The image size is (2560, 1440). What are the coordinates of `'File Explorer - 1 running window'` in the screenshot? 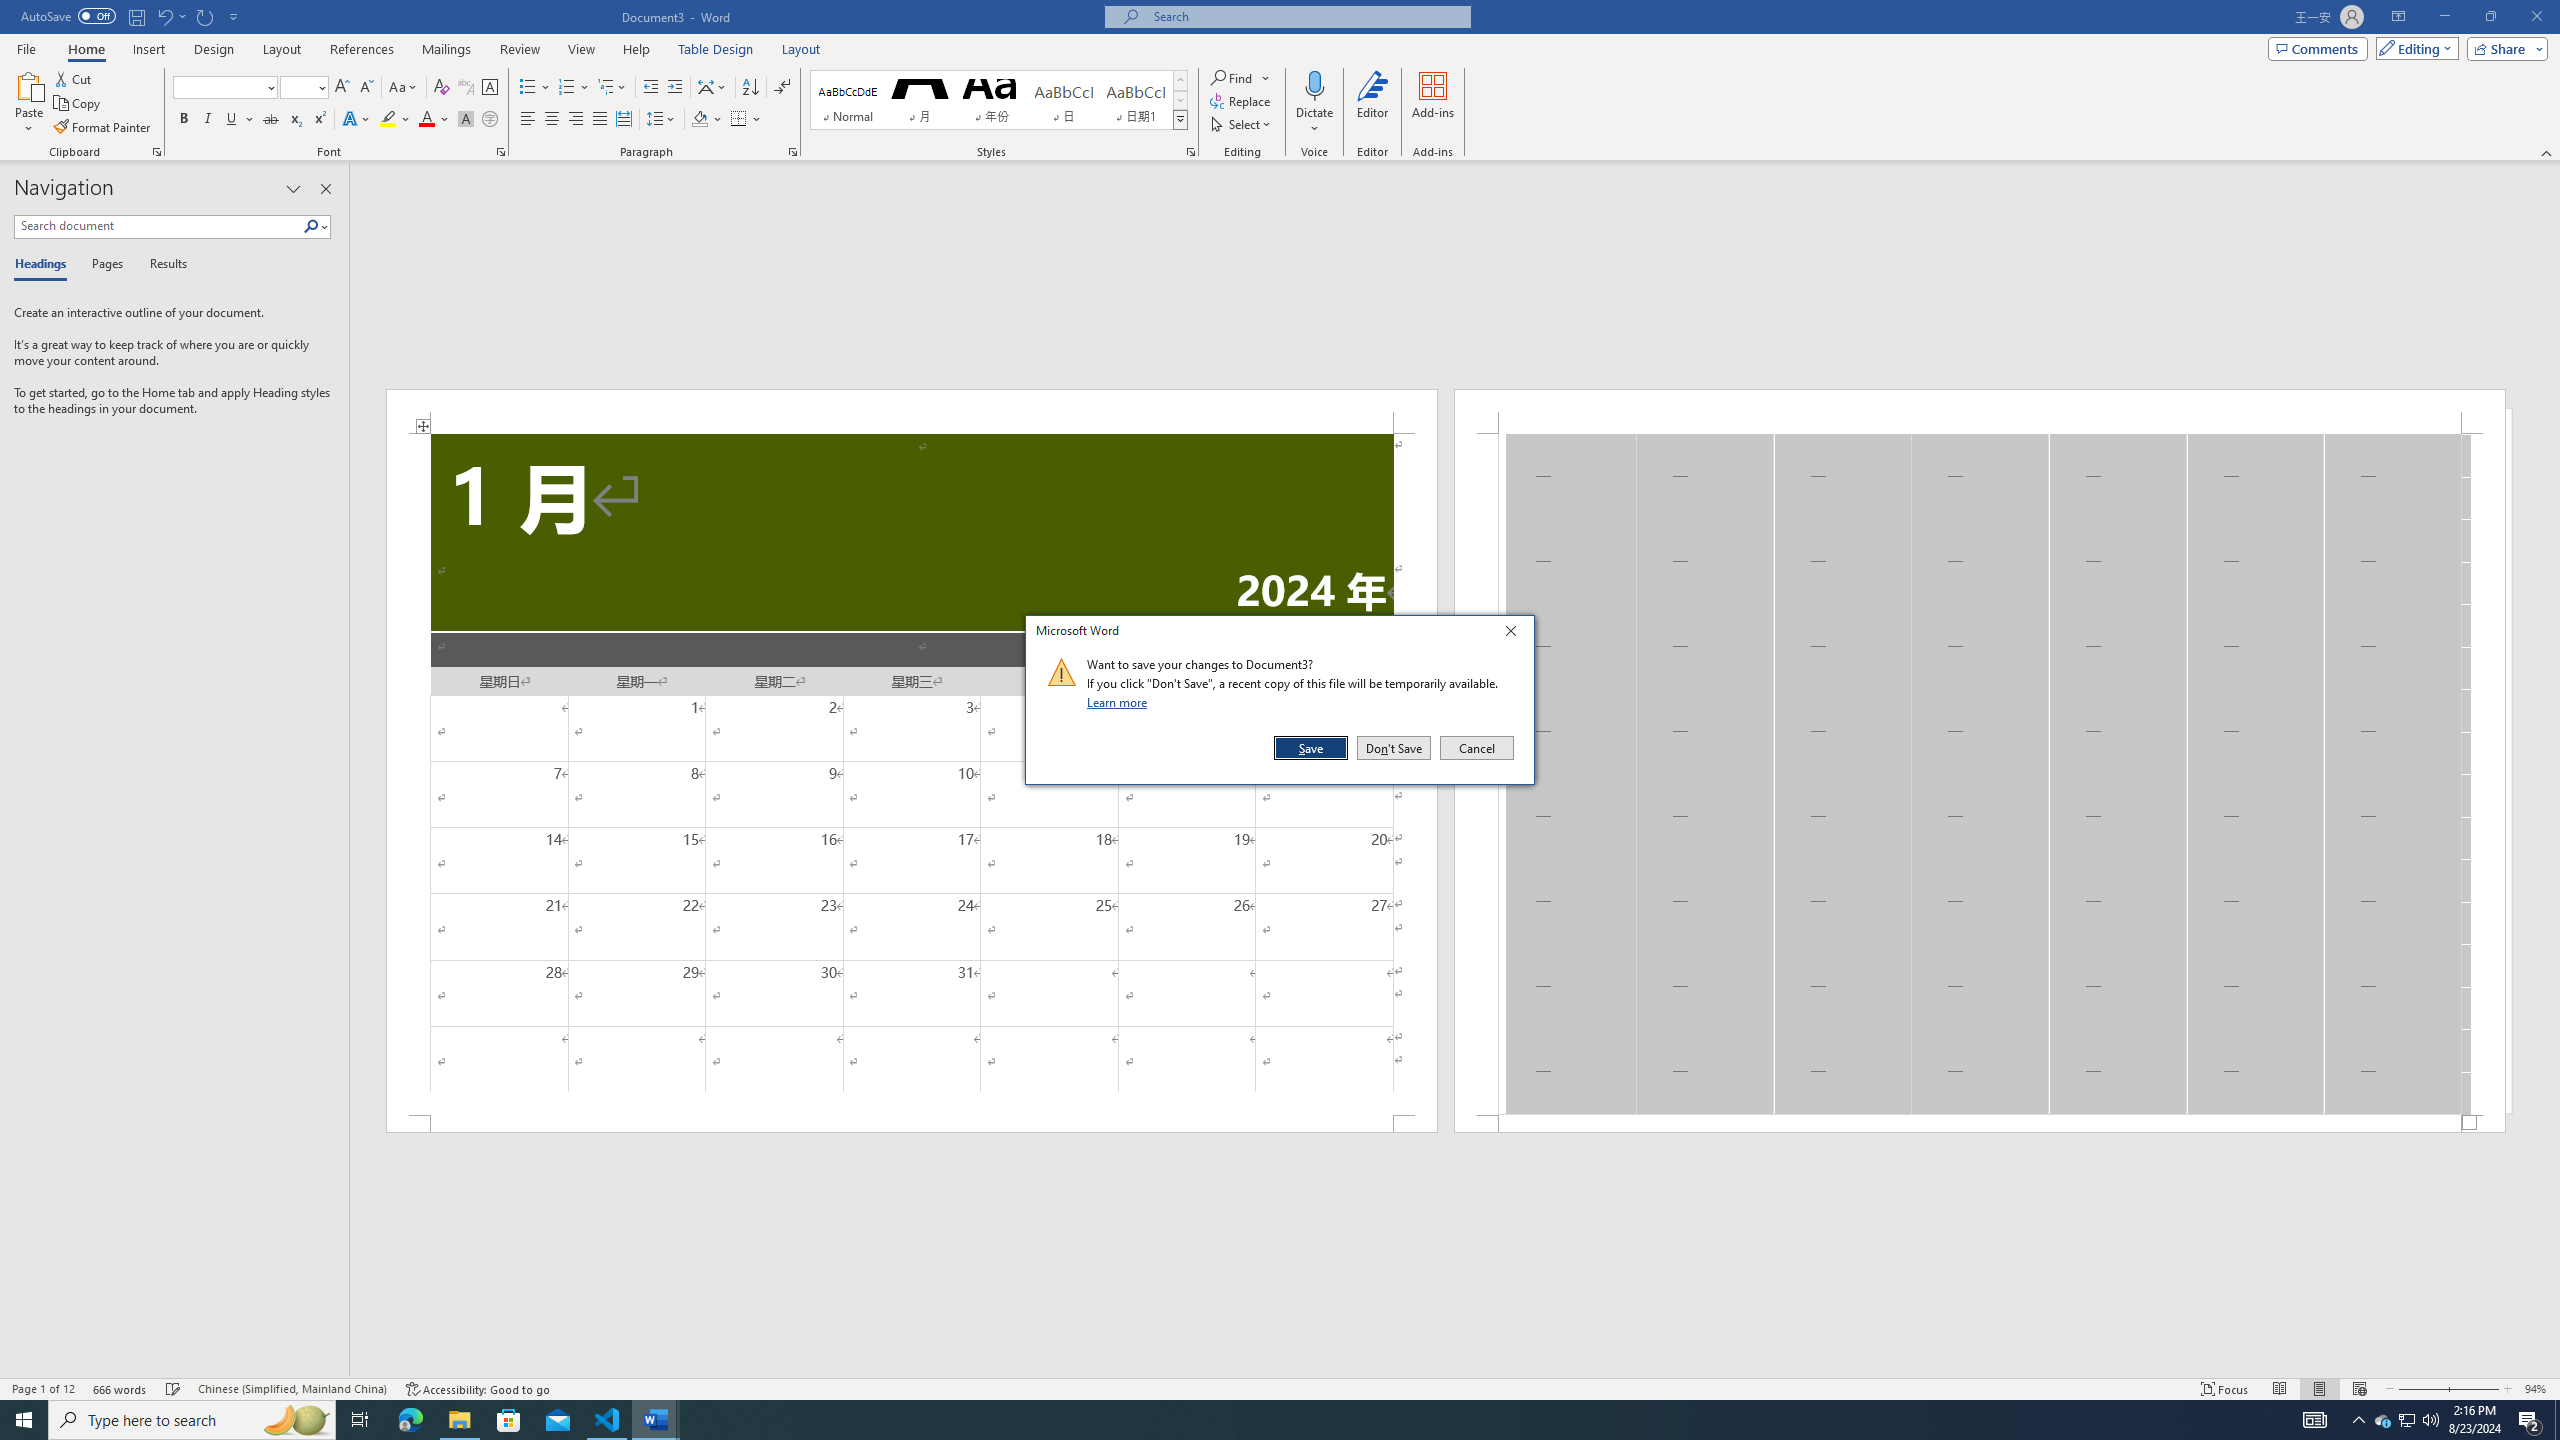 It's located at (458, 1418).